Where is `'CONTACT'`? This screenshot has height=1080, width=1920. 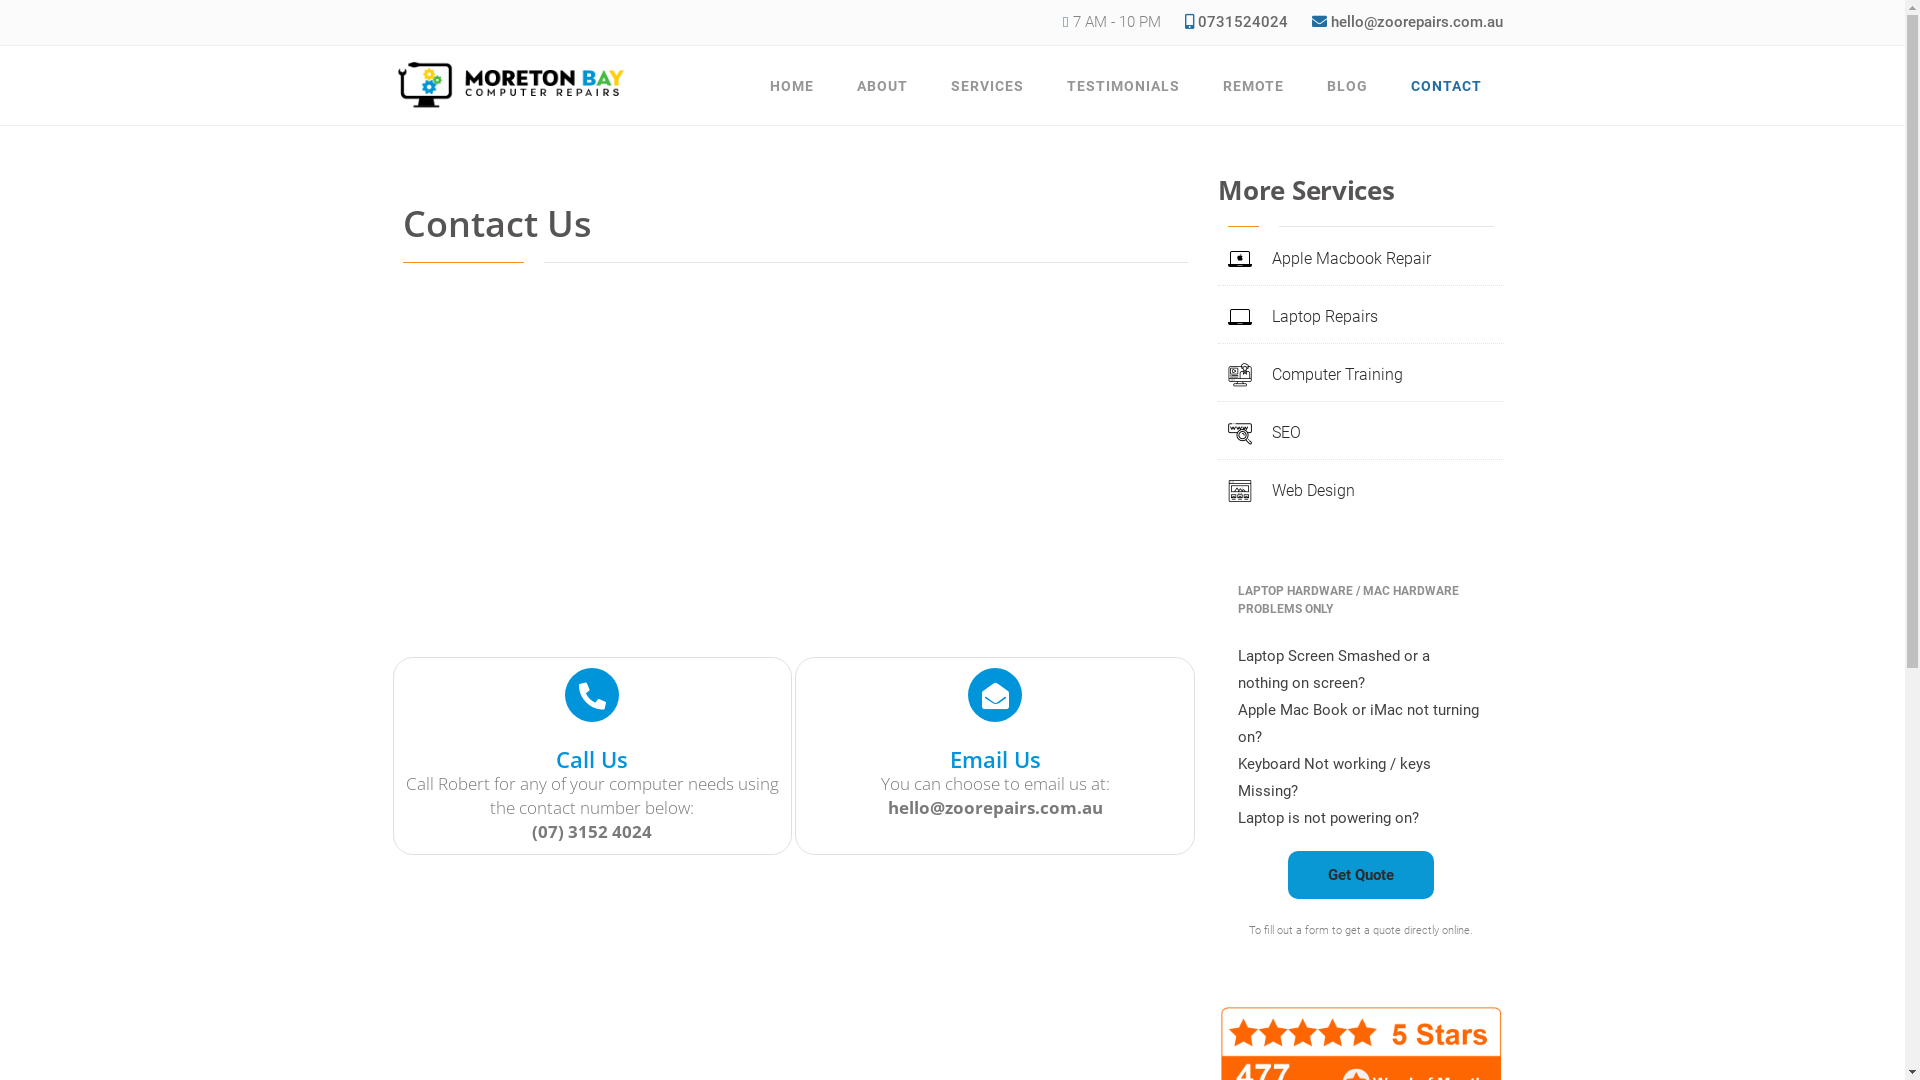 'CONTACT' is located at coordinates (1446, 84).